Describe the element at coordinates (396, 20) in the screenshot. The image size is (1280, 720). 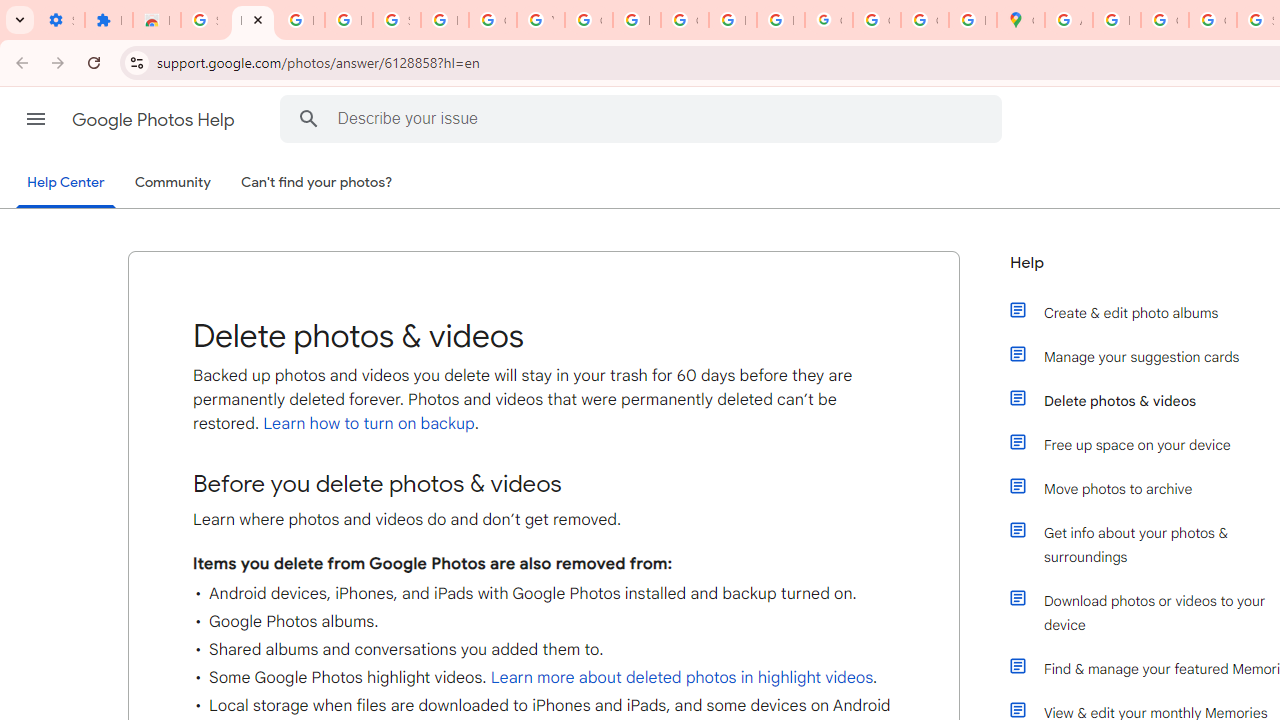
I see `'Sign in - Google Accounts'` at that location.